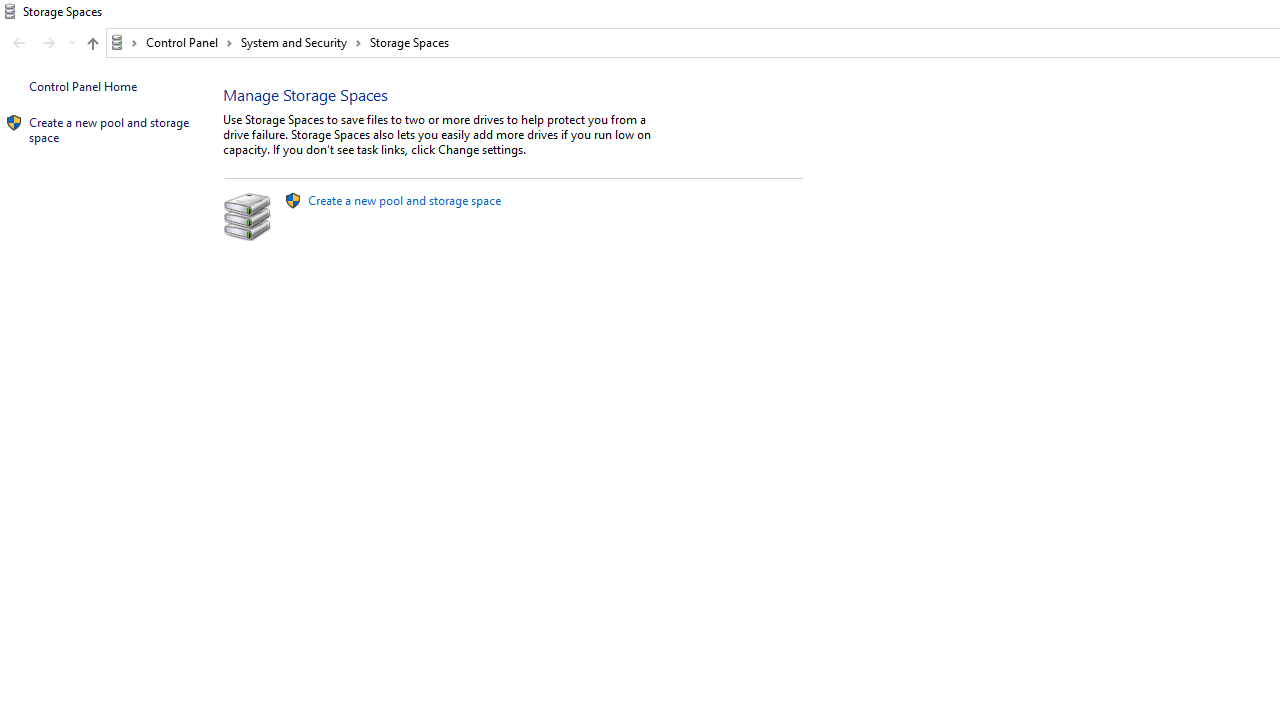 The width and height of the screenshot is (1280, 720). I want to click on 'Navigation buttons', so click(42, 43).